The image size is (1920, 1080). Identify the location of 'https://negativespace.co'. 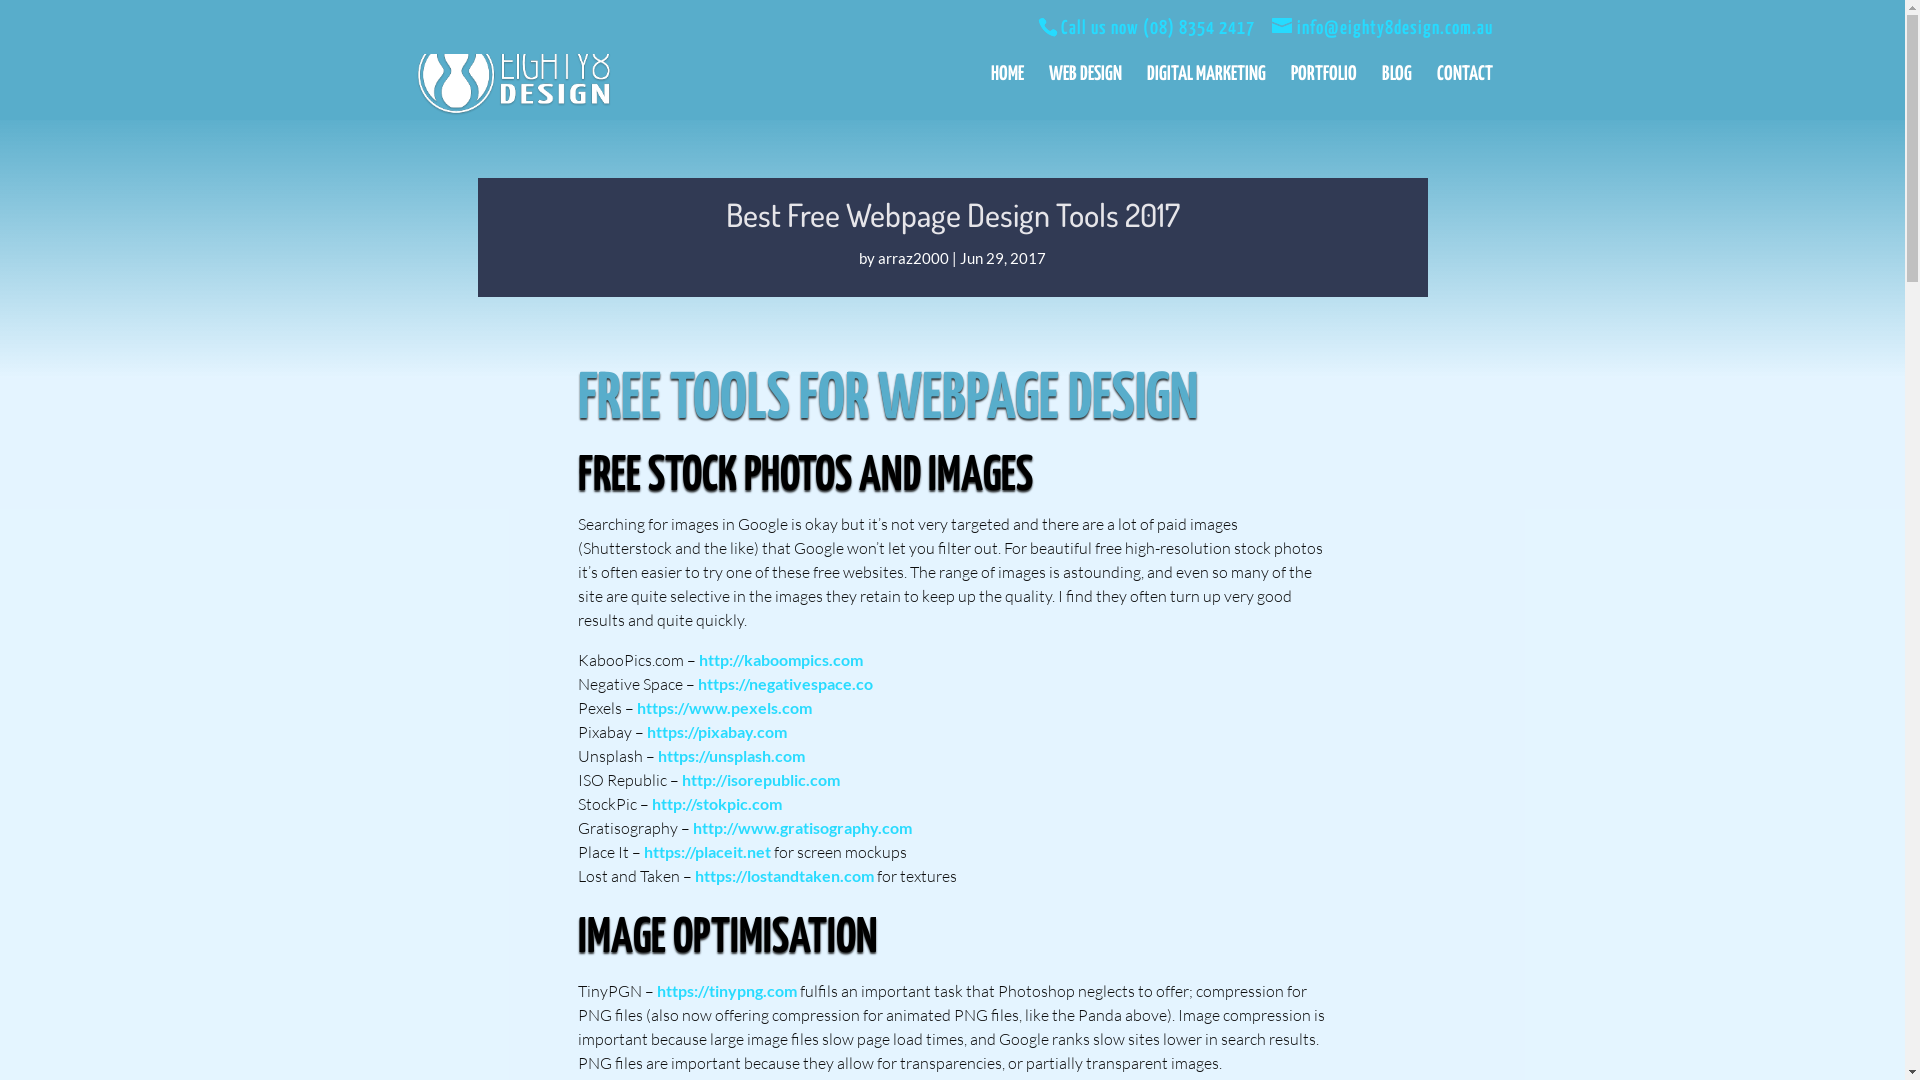
(784, 682).